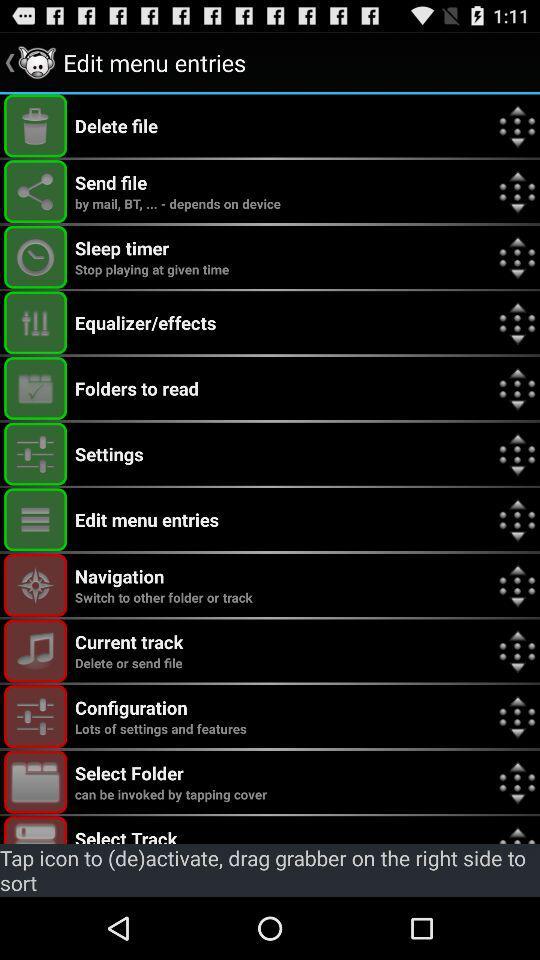 The image size is (540, 960). What do you see at coordinates (35, 256) in the screenshot?
I see `open sleep timer` at bounding box center [35, 256].